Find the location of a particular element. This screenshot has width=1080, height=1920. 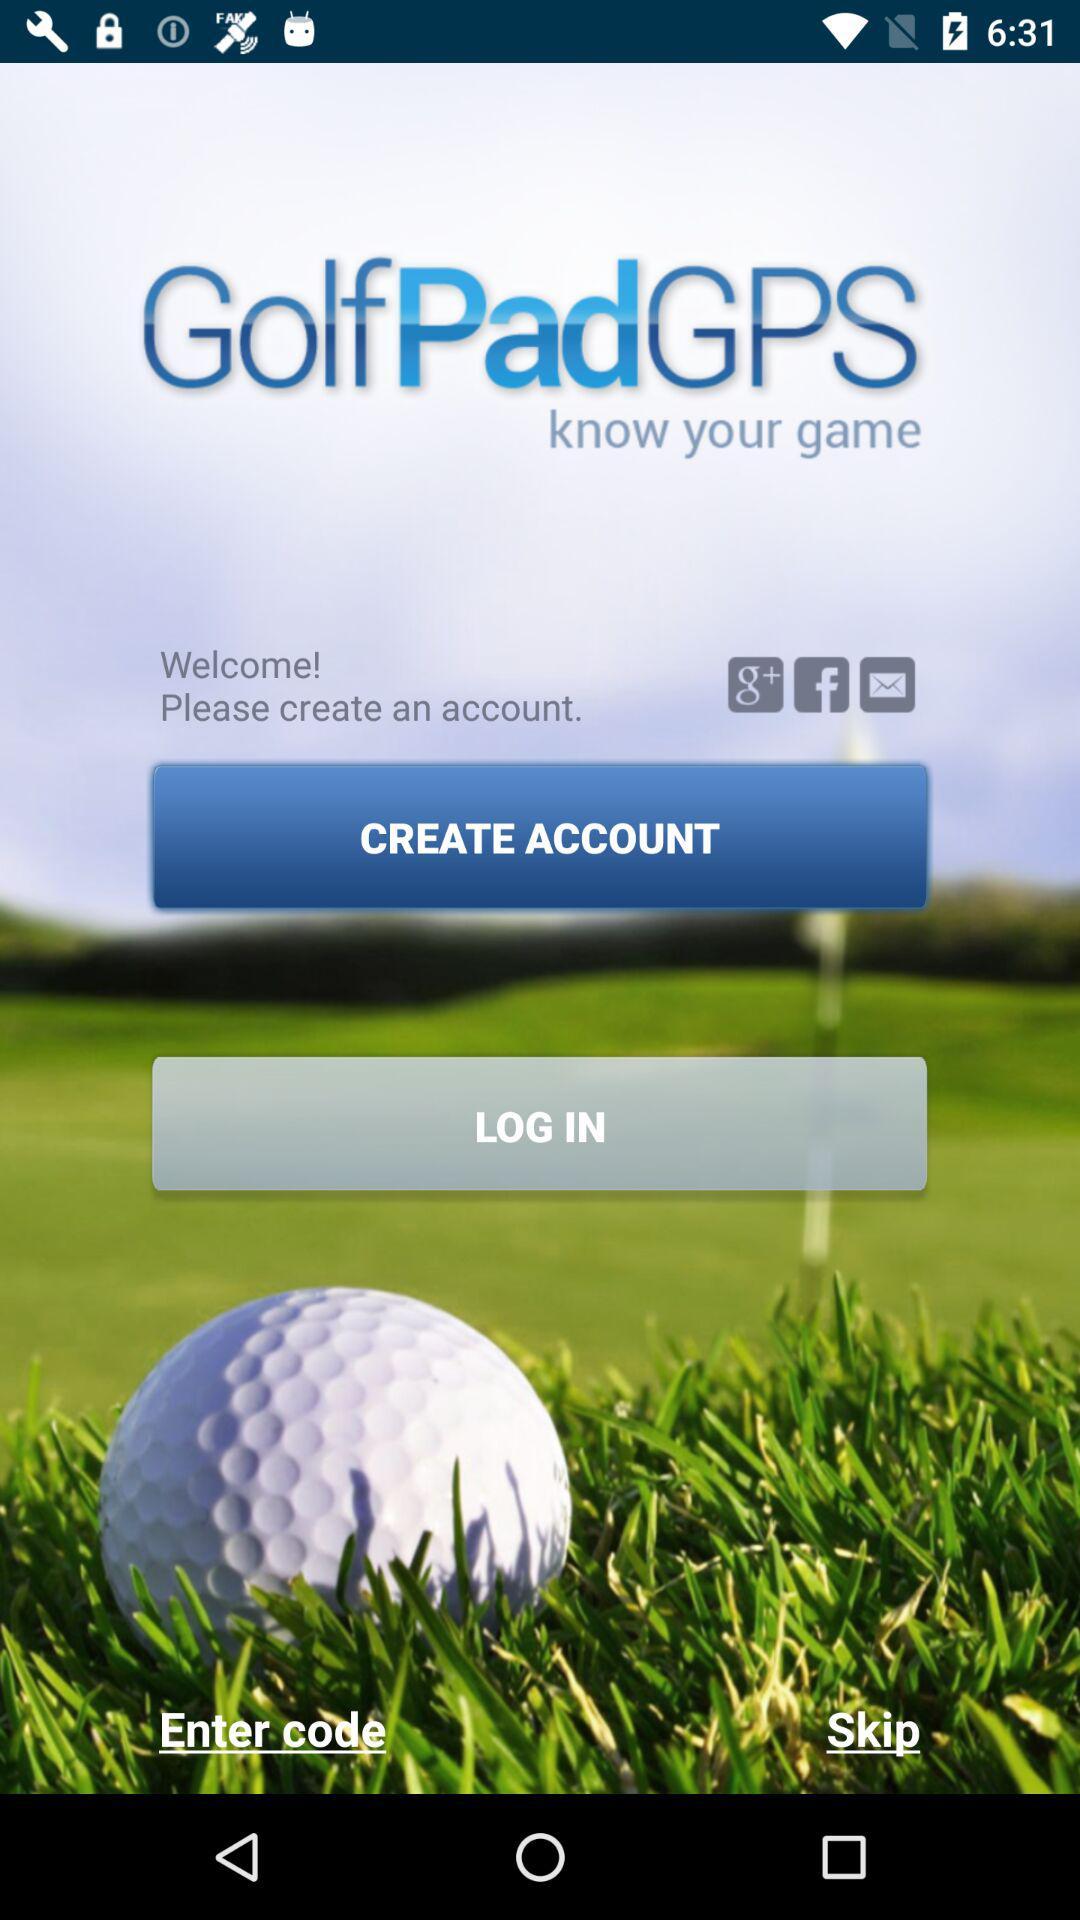

the item next to enter code item is located at coordinates (729, 1727).